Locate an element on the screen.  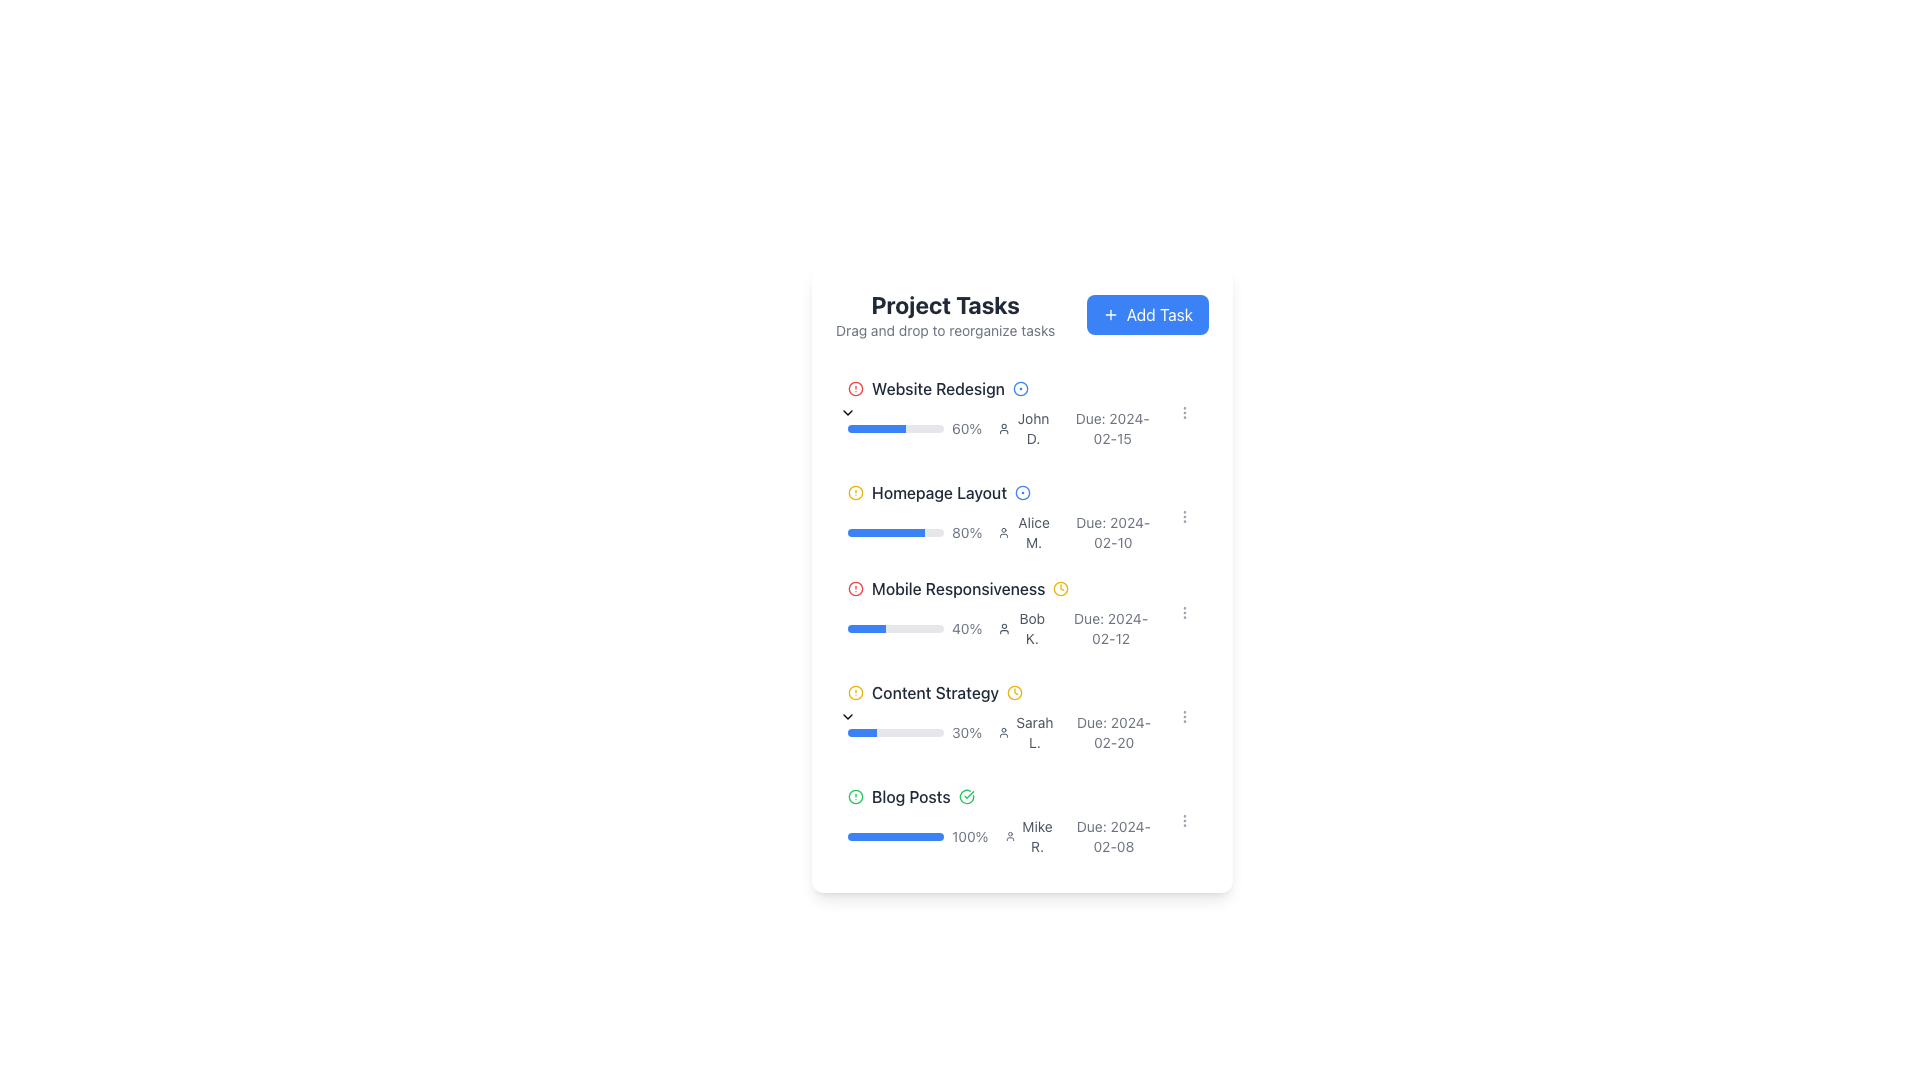
the user profile icon, which is a small circular line-art graphic located to the left of the name 'Mike R.' in the task row for 'Blog Posts' is located at coordinates (1010, 837).